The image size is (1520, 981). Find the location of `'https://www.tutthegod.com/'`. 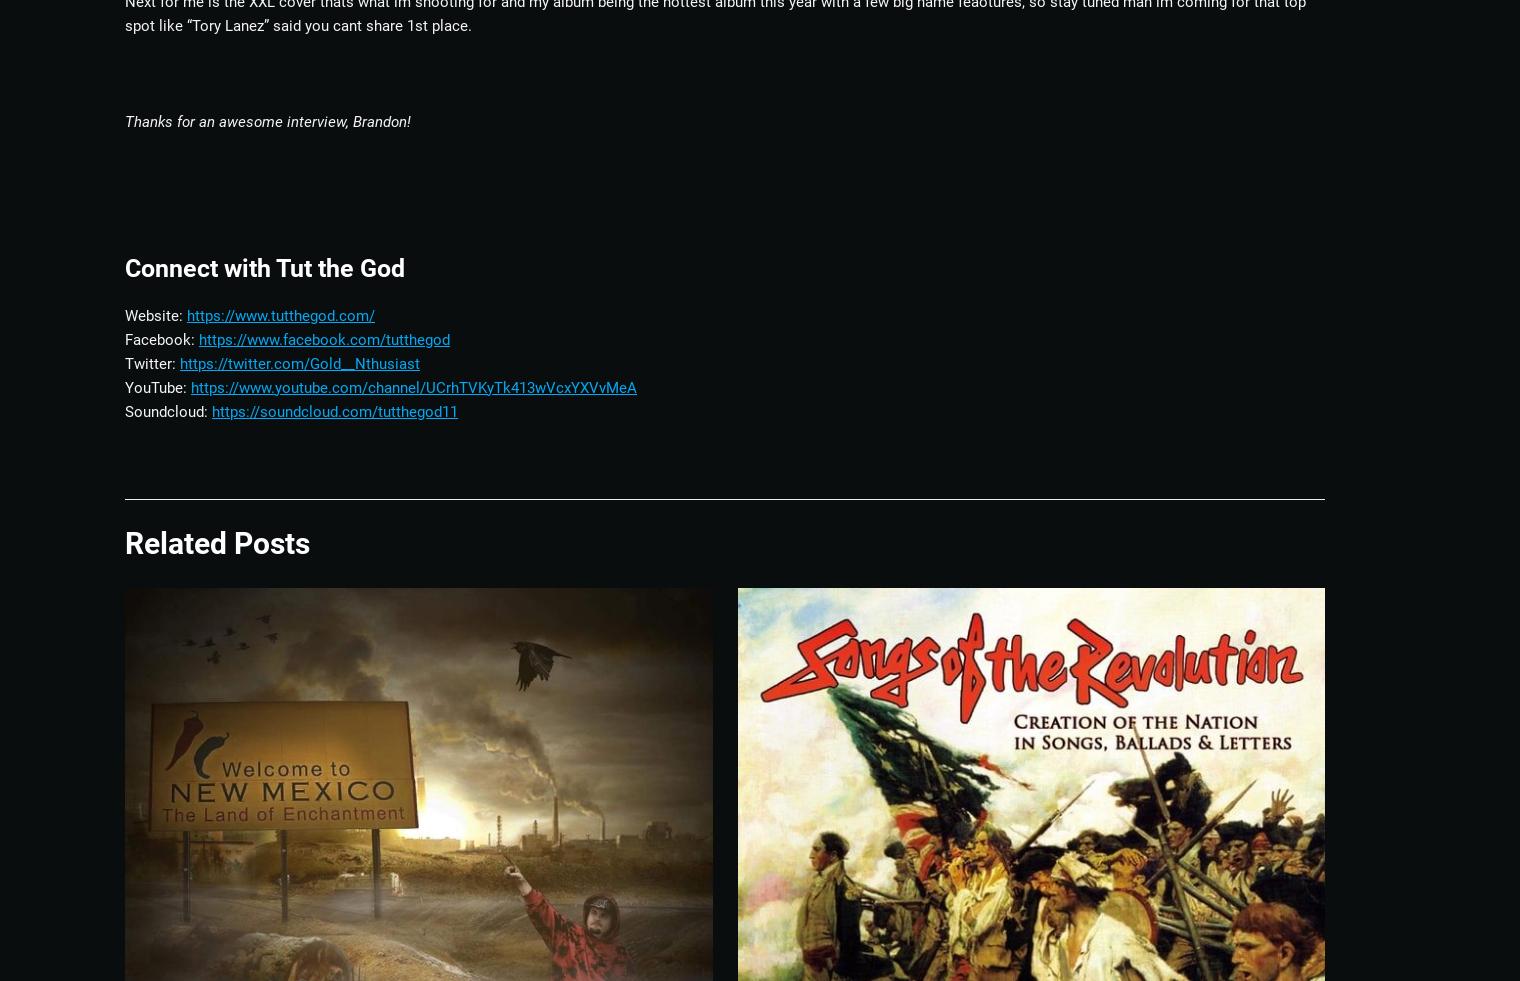

'https://www.tutthegod.com/' is located at coordinates (280, 313).